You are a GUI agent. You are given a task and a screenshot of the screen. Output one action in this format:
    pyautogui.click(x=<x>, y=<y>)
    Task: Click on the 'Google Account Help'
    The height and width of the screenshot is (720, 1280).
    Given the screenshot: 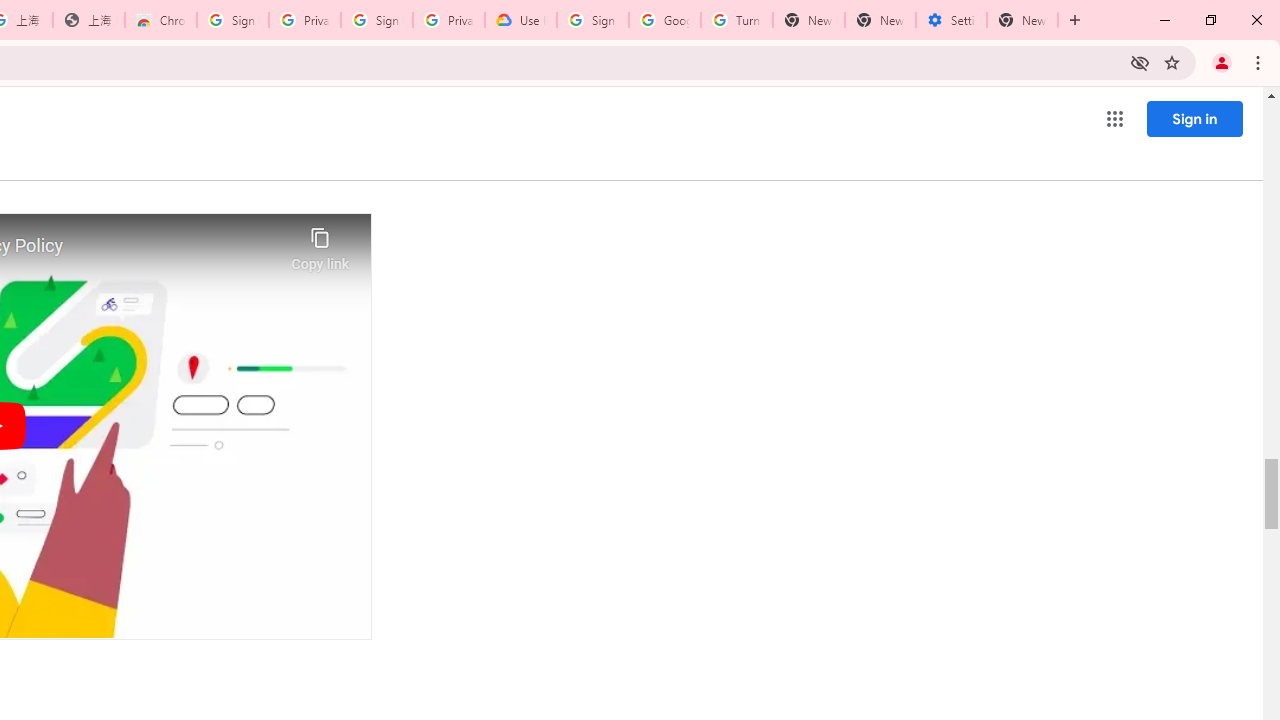 What is the action you would take?
    pyautogui.click(x=664, y=20)
    